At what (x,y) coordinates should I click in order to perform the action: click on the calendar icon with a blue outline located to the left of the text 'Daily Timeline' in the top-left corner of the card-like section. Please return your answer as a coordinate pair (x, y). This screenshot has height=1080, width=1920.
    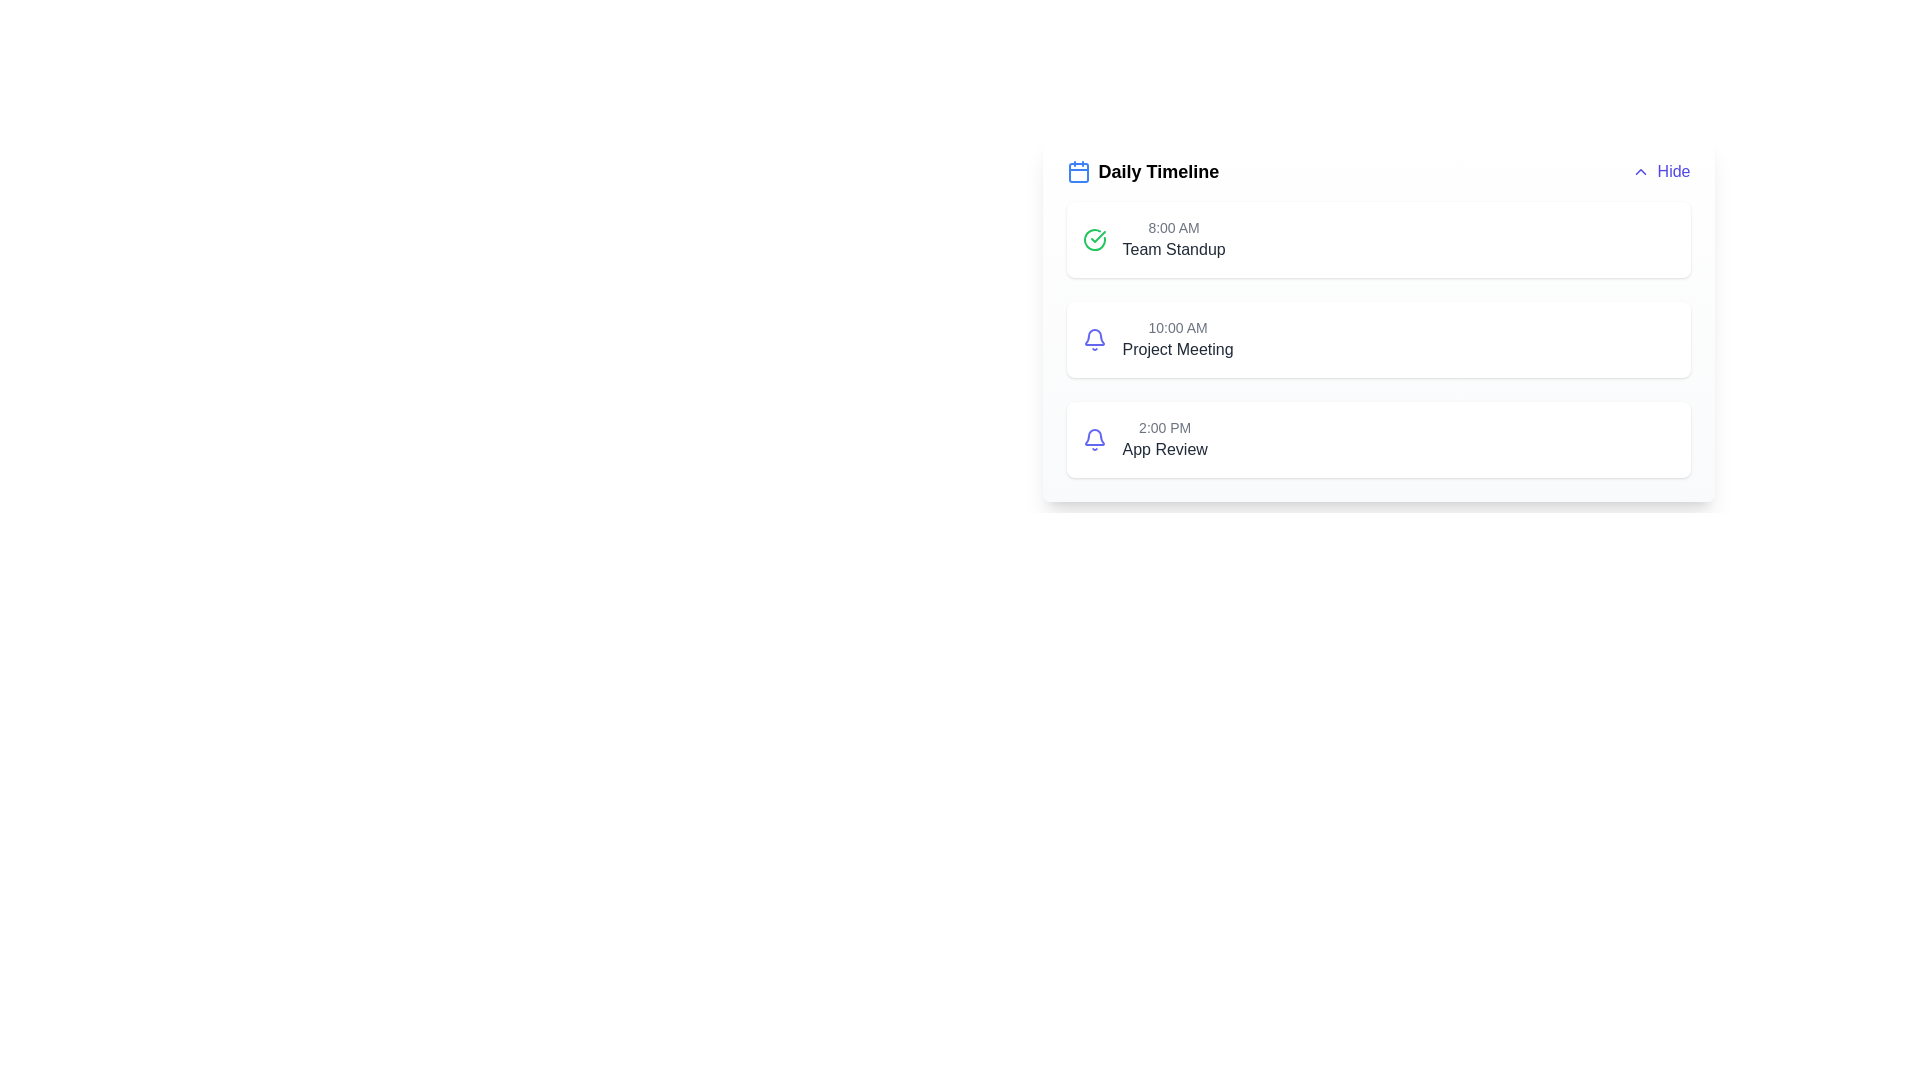
    Looking at the image, I should click on (1077, 171).